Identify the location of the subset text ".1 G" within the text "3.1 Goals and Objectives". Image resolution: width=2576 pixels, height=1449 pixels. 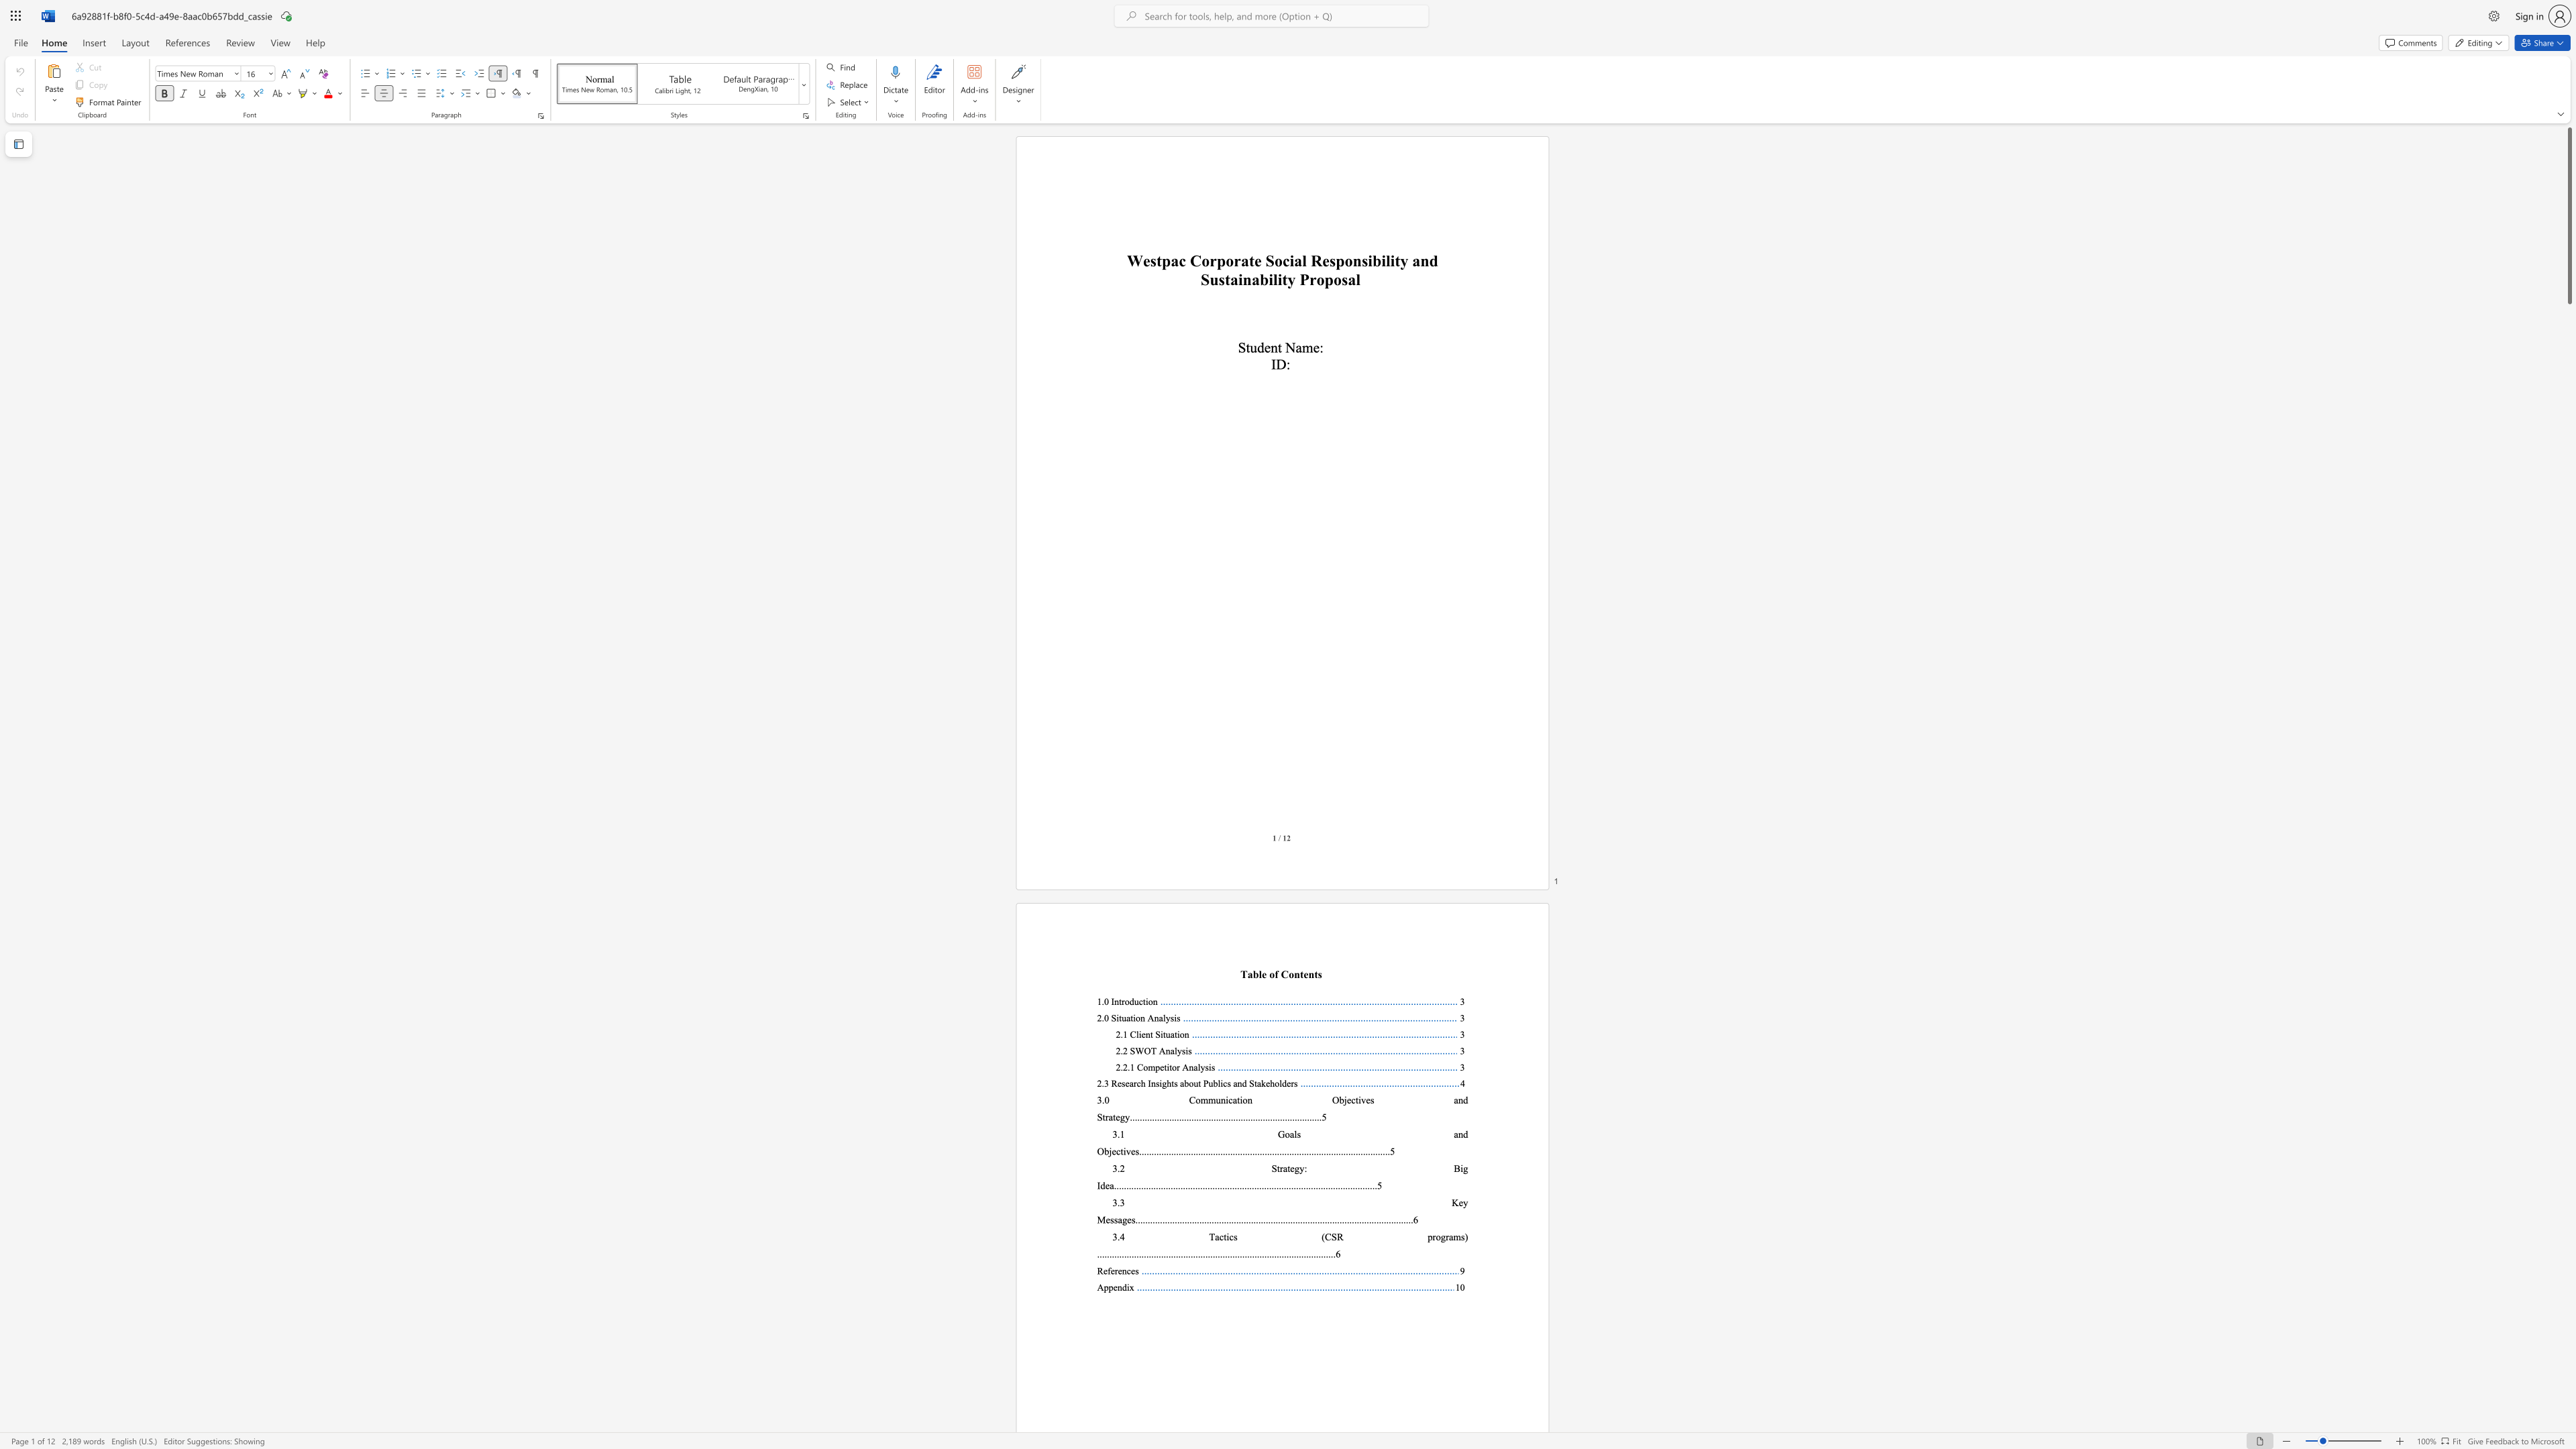
(1116, 1133).